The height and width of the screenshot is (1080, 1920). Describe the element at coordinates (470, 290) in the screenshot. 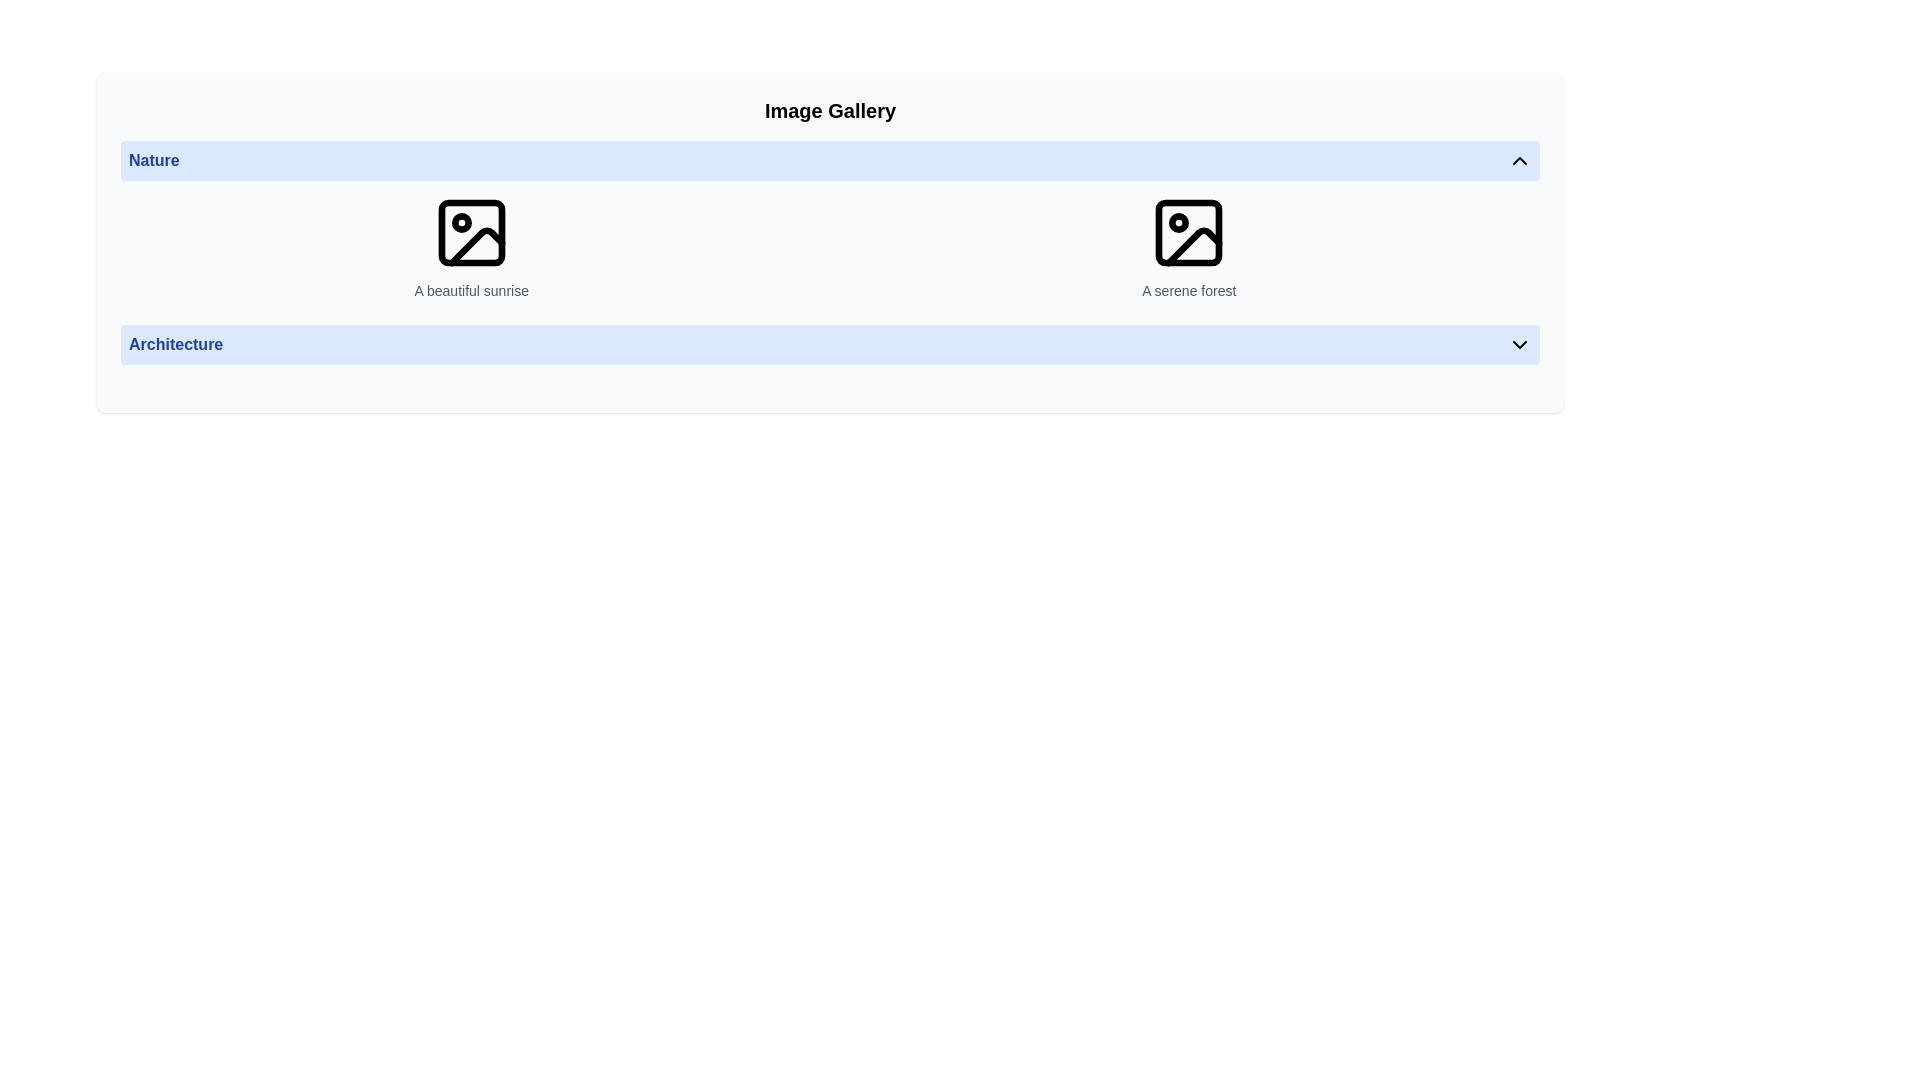

I see `the caption text in the 'Image Gallery' section under the 'Nature' category, which describes the associated image above it` at that location.